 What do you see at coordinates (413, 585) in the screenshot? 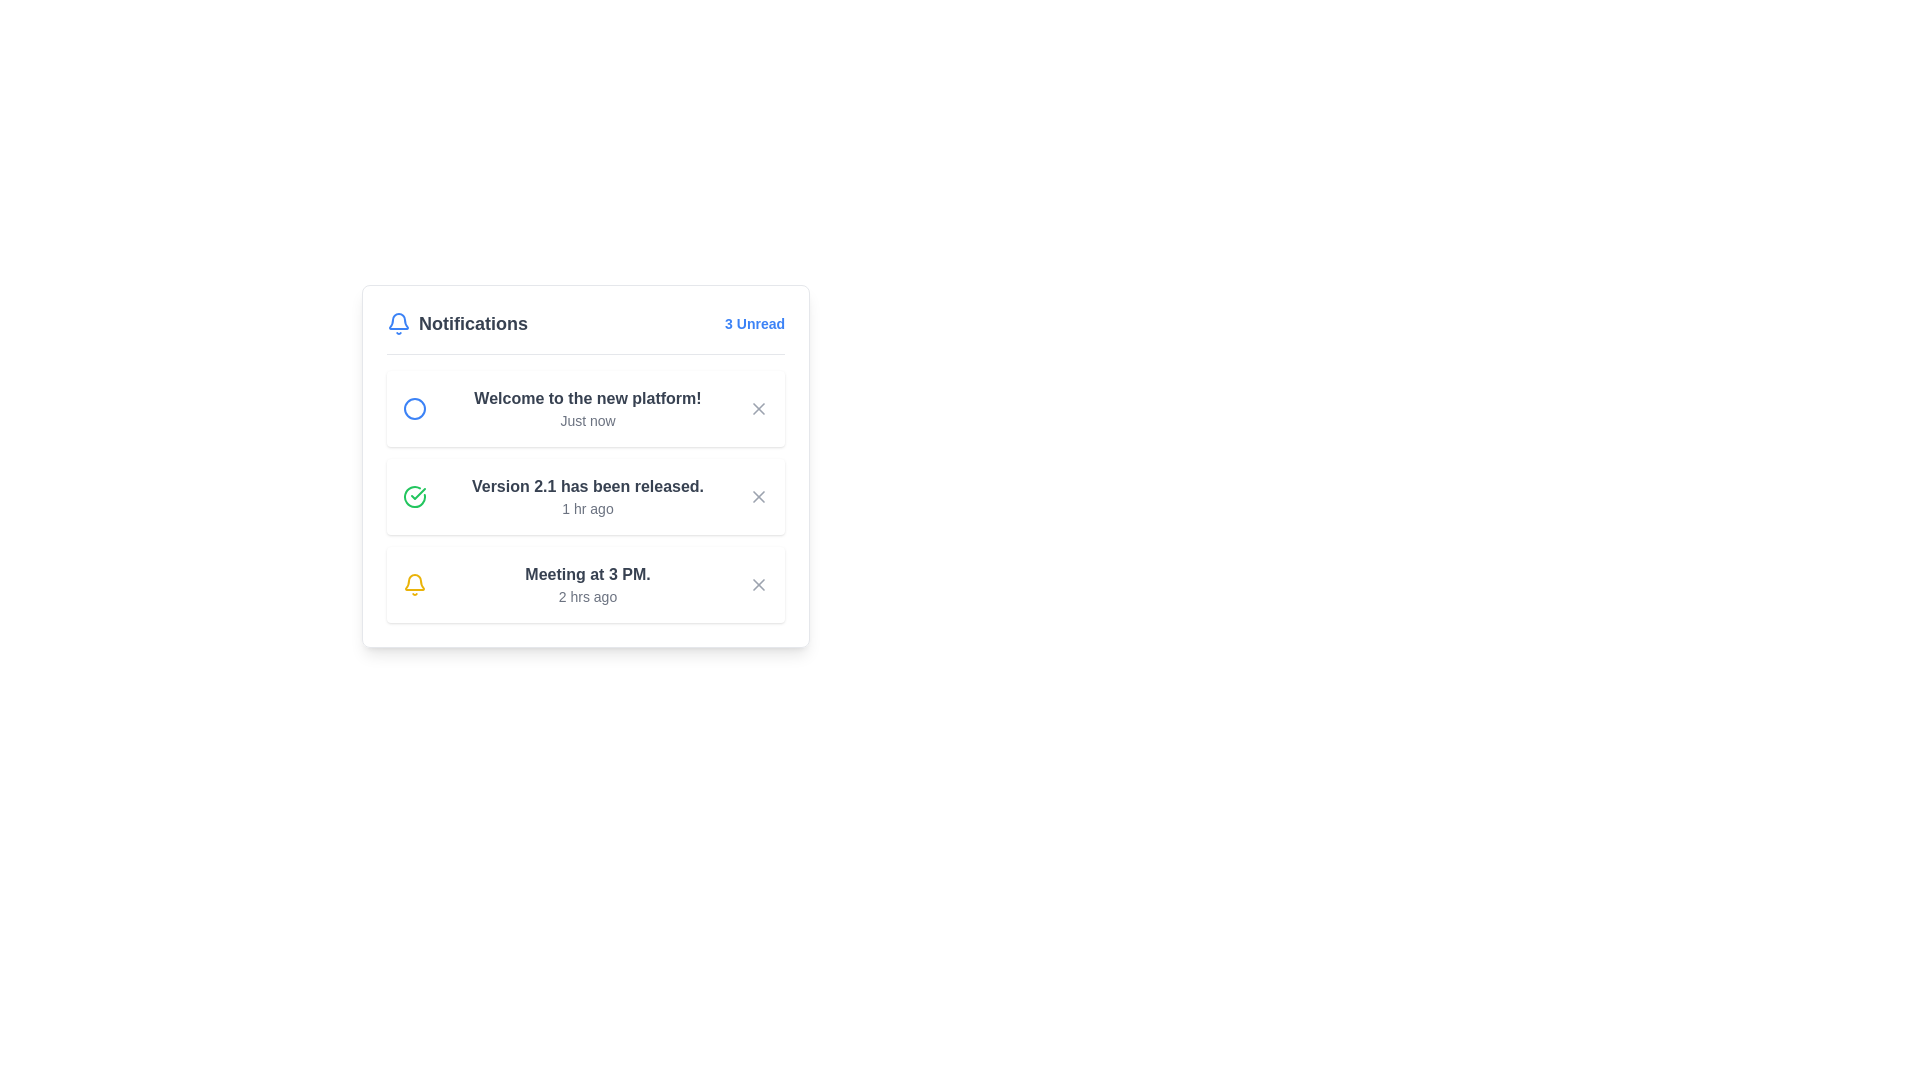
I see `the bell icon located within the notification card stating 'Meeting at 3 PM.' on the left side beside the text for informational purposes` at bounding box center [413, 585].